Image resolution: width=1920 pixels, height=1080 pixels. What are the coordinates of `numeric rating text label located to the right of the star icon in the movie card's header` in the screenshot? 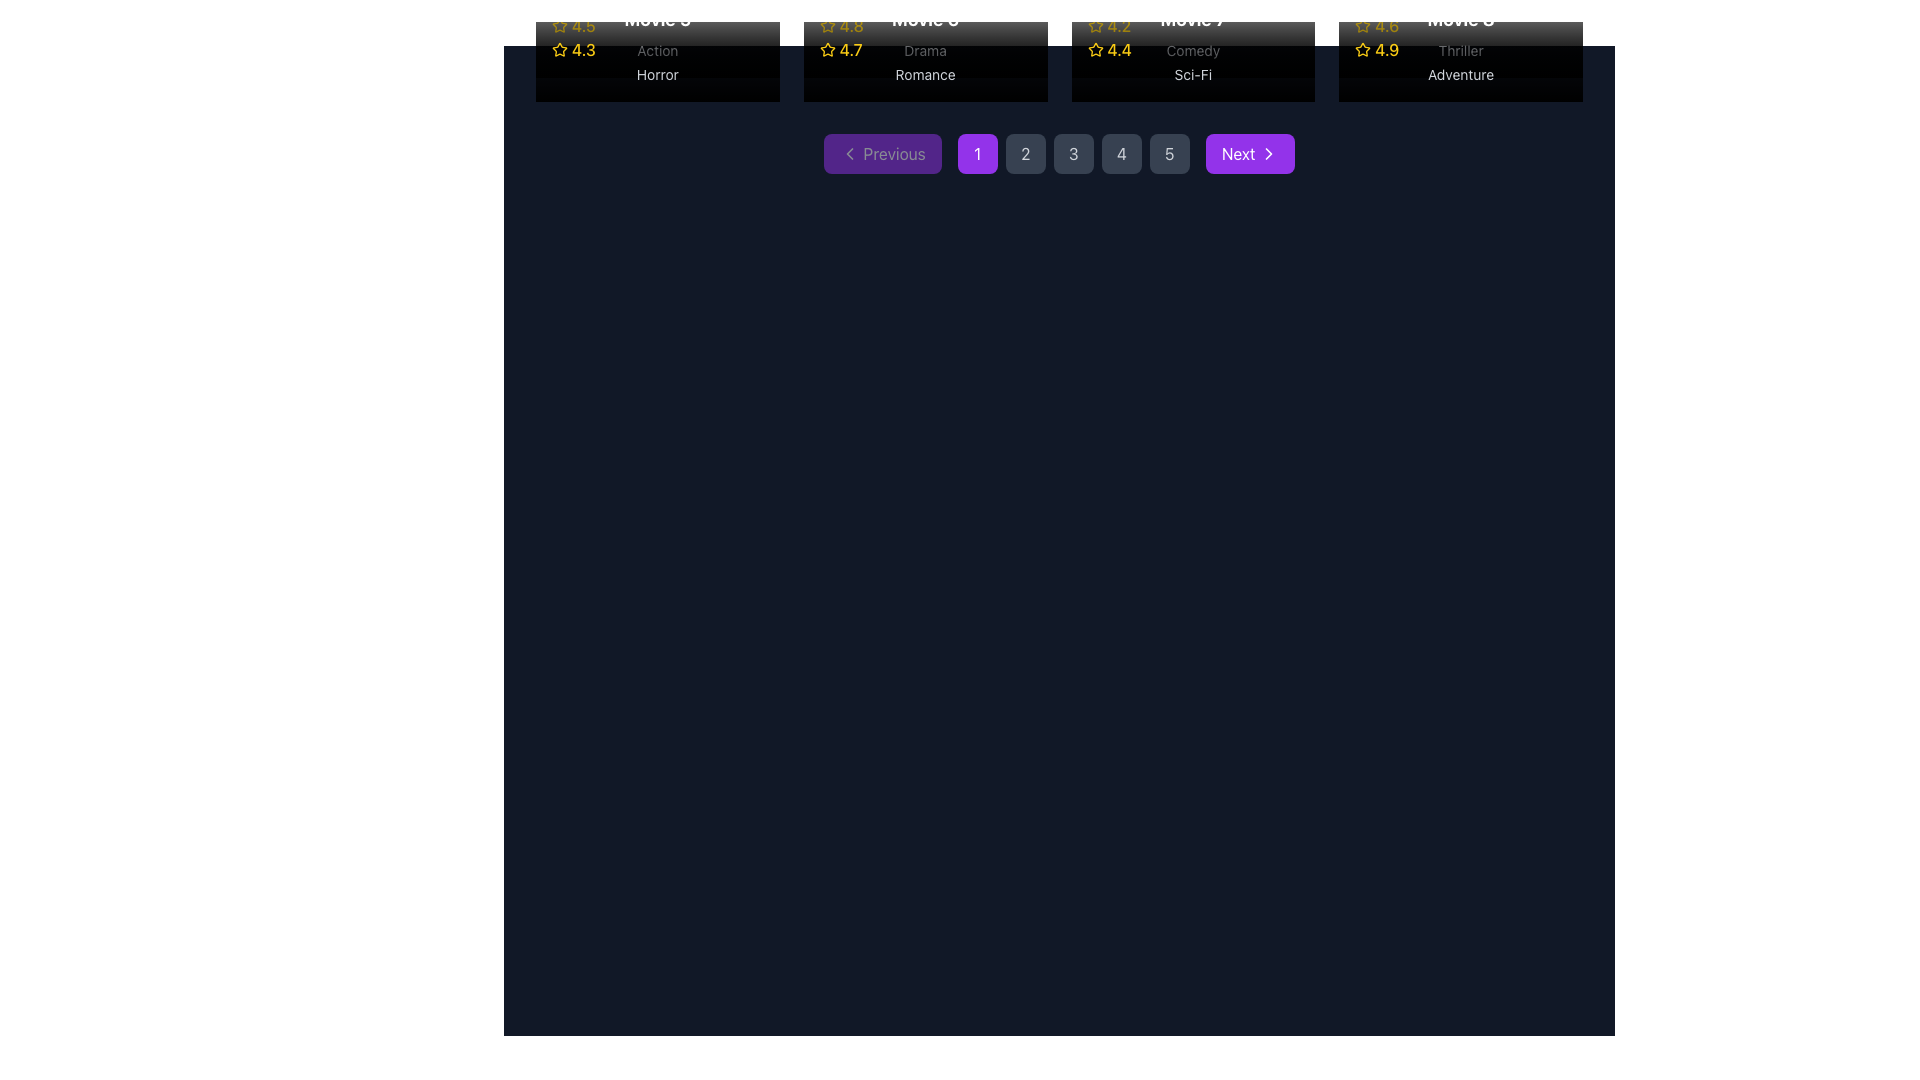 It's located at (583, 49).